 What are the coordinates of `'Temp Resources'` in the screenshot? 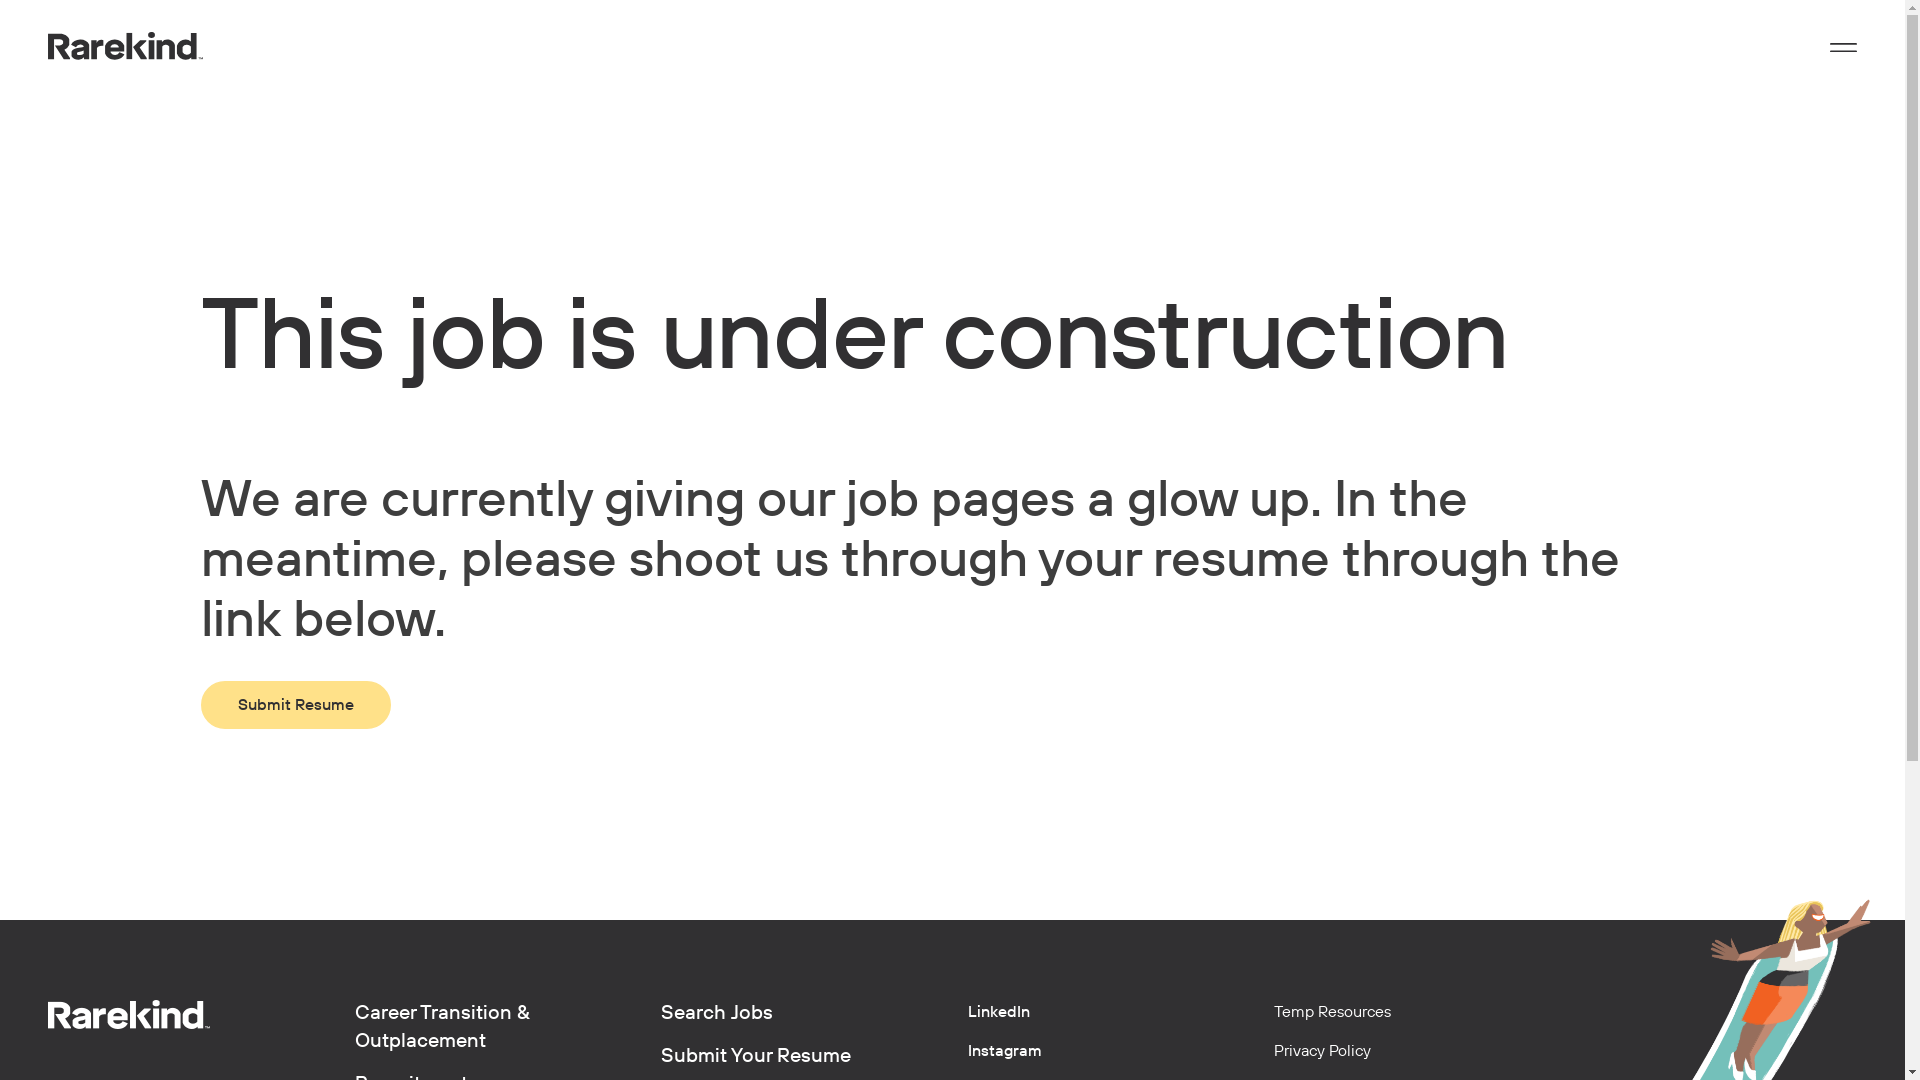 It's located at (1332, 1011).